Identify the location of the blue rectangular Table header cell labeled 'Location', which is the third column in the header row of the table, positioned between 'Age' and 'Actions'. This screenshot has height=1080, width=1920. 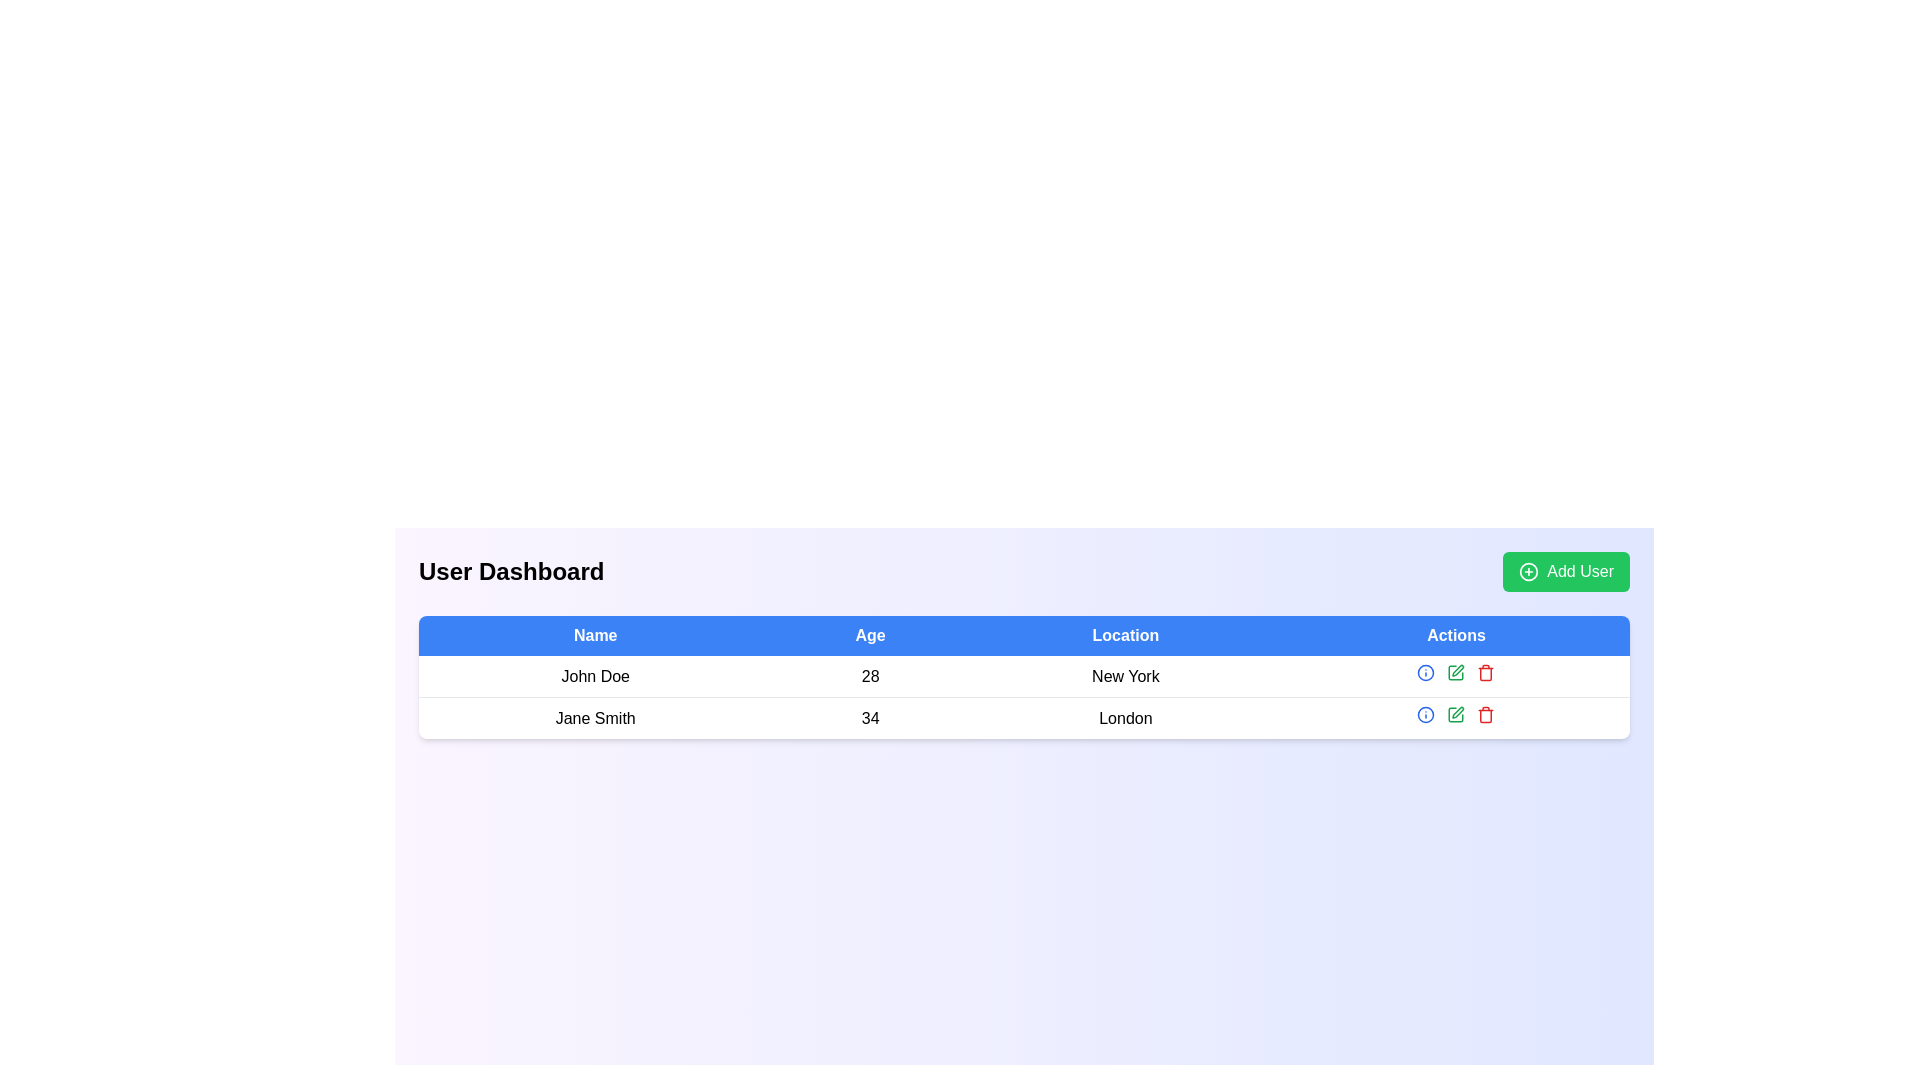
(1125, 636).